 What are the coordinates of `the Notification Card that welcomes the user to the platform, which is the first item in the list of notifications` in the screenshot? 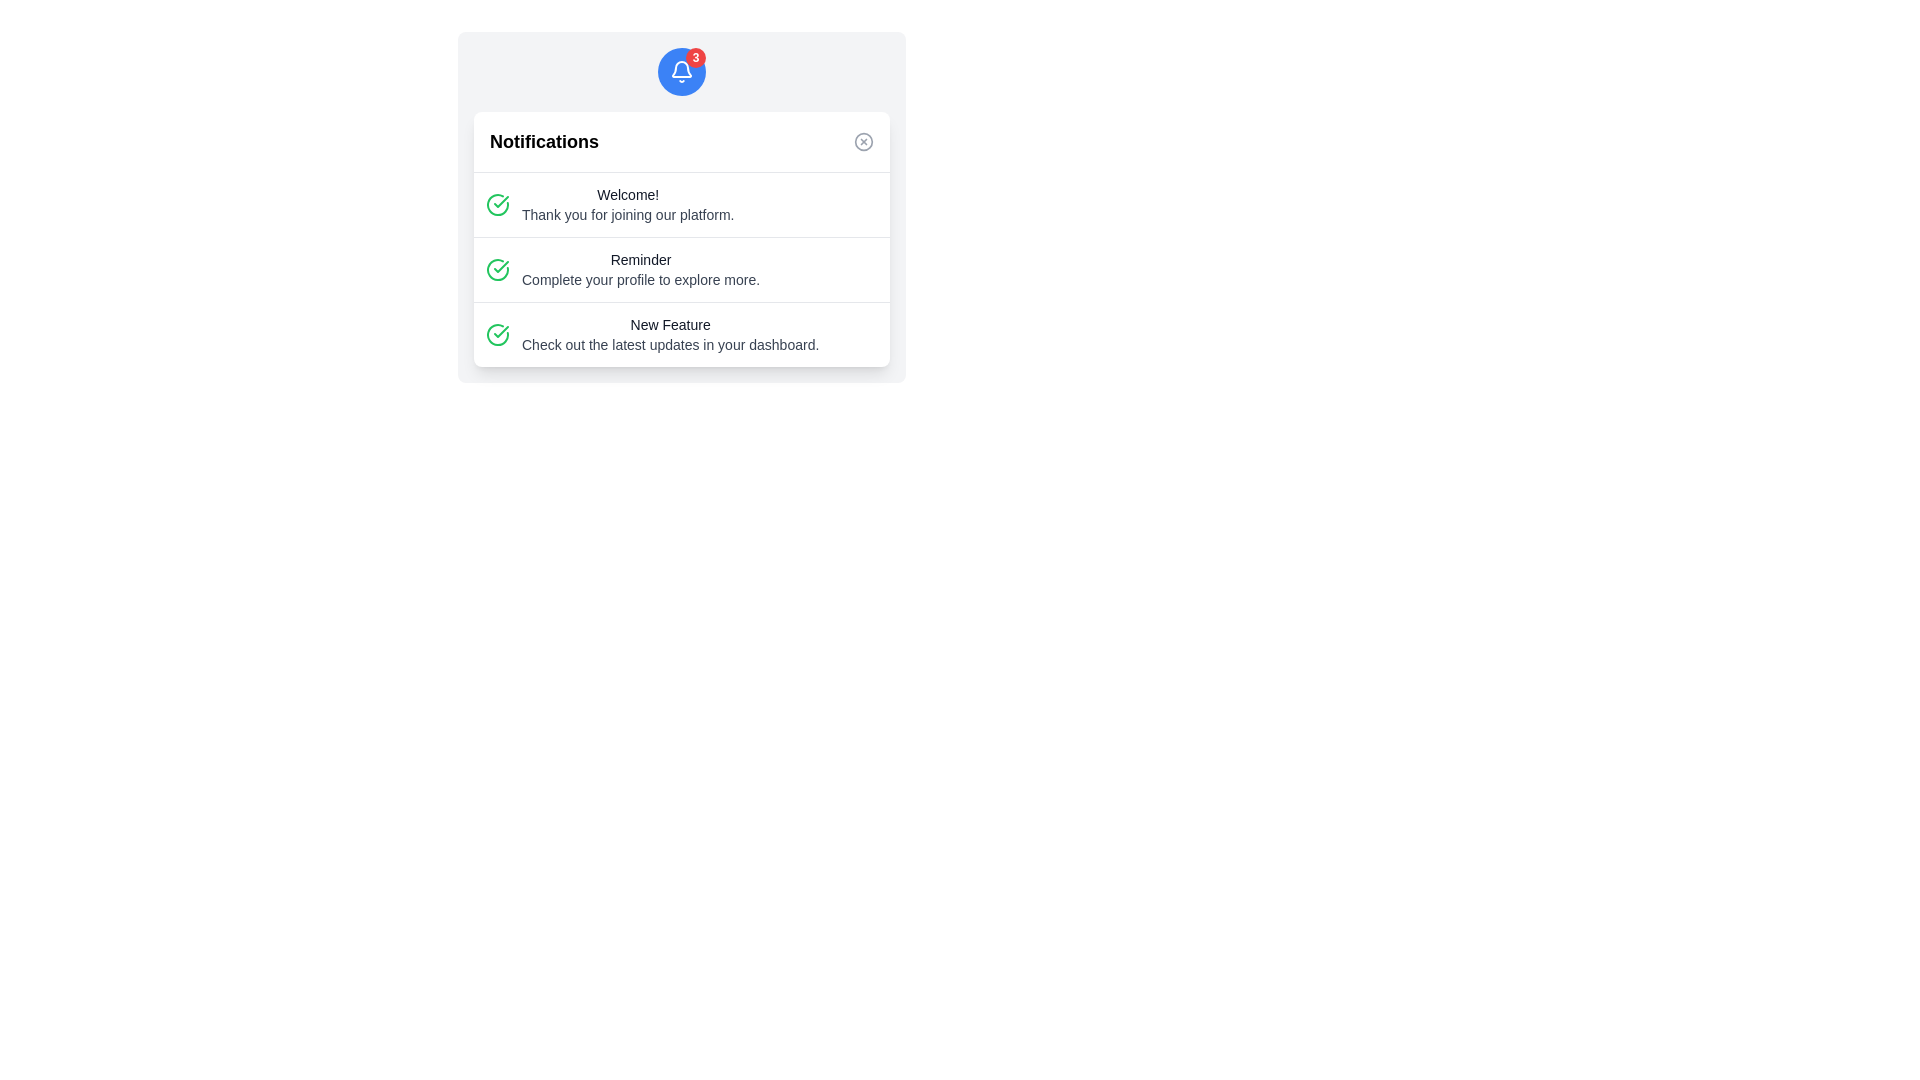 It's located at (681, 204).